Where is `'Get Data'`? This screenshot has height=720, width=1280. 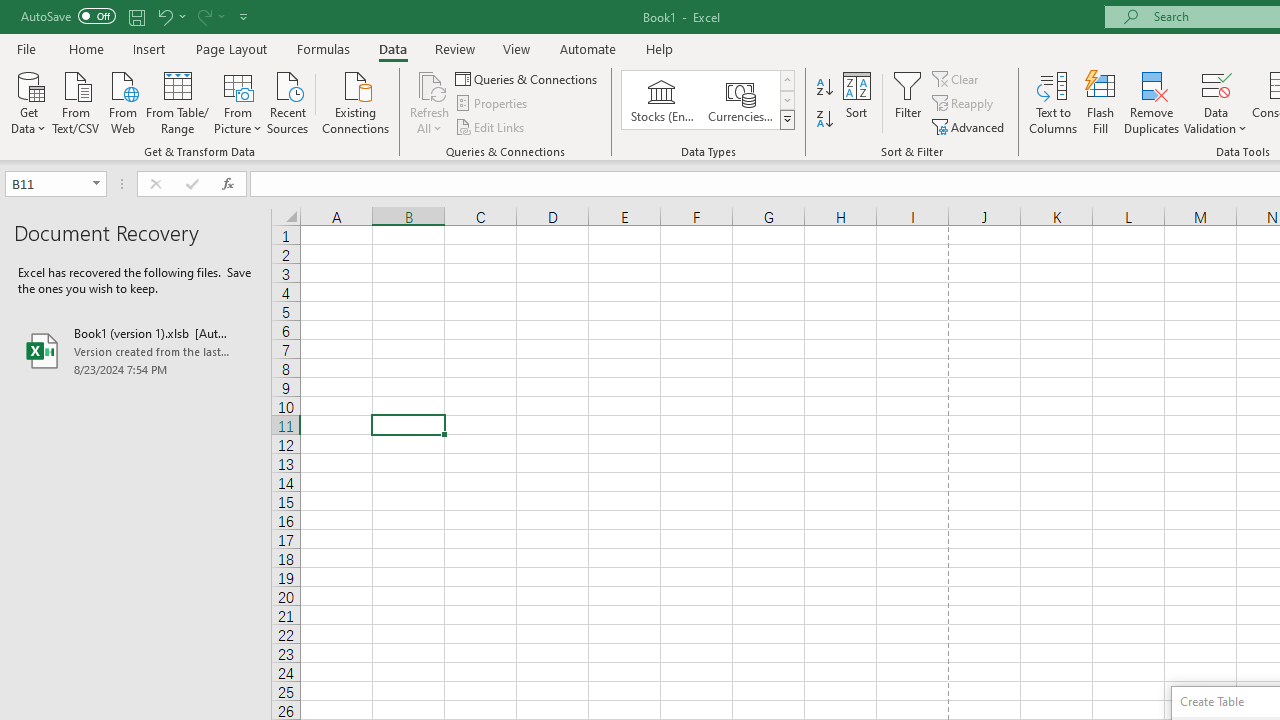 'Get Data' is located at coordinates (28, 101).